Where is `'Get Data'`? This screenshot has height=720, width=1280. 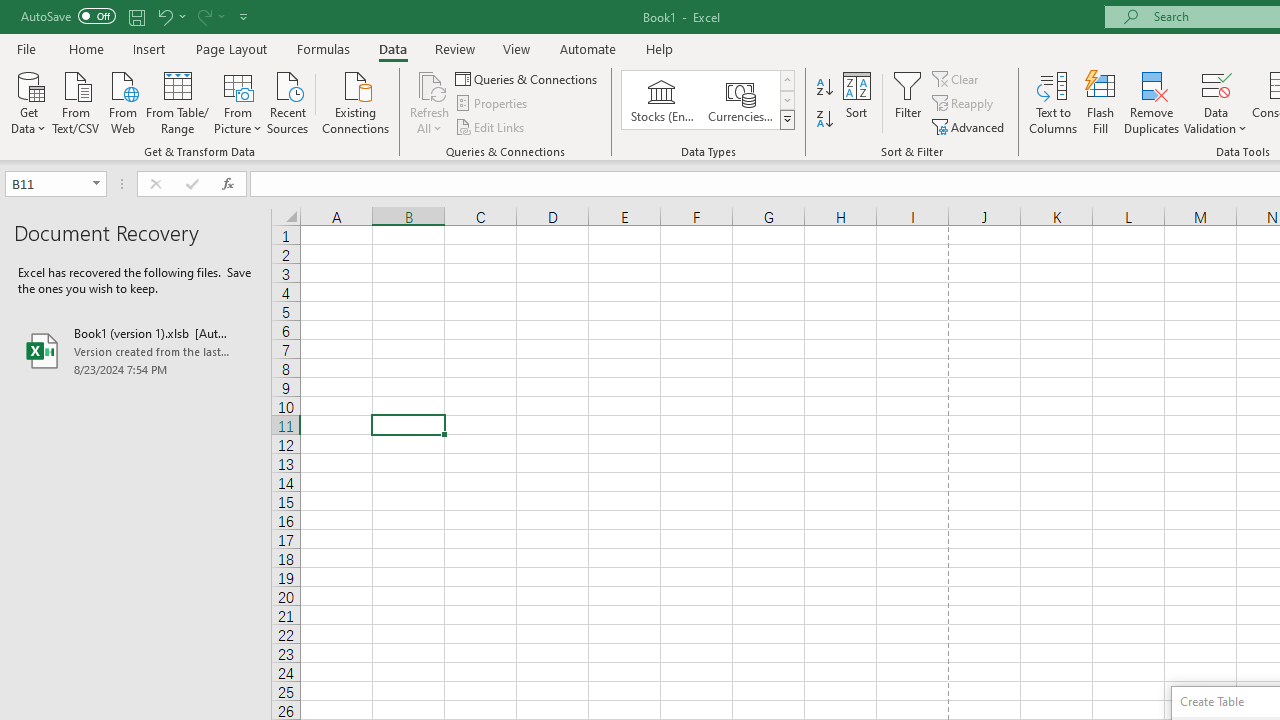 'Get Data' is located at coordinates (28, 101).